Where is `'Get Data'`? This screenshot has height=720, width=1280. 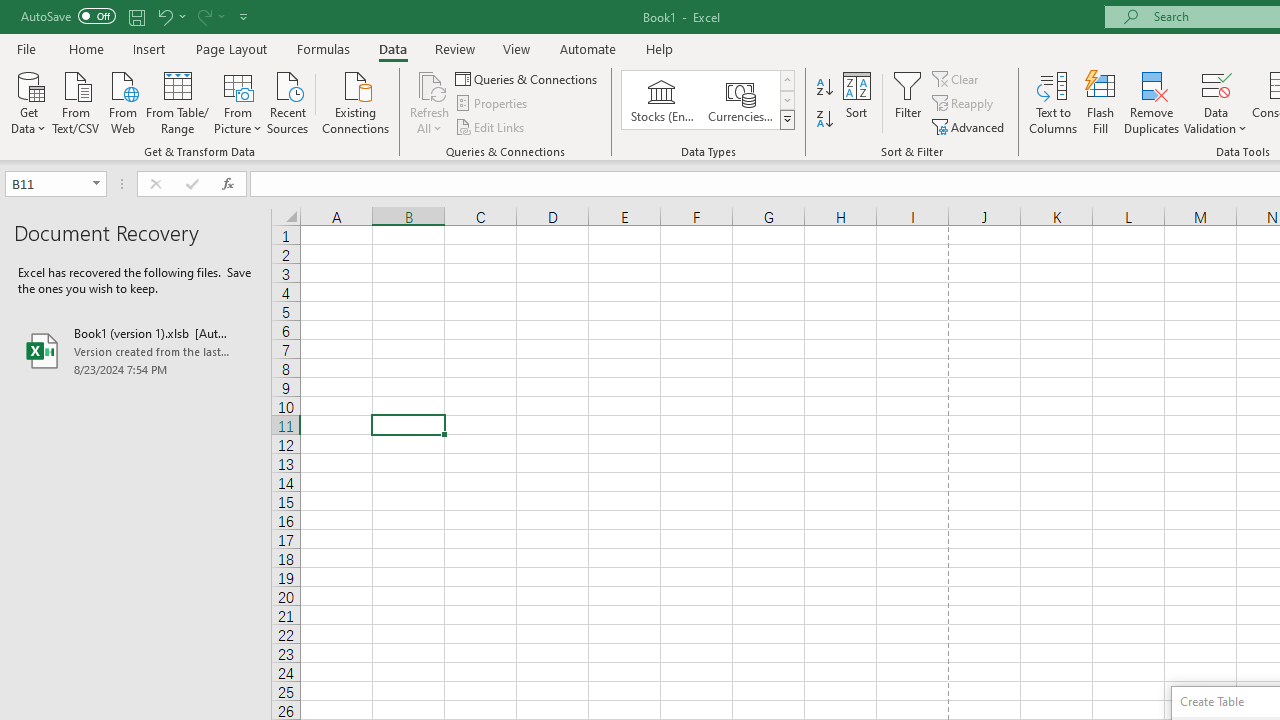 'Get Data' is located at coordinates (28, 101).